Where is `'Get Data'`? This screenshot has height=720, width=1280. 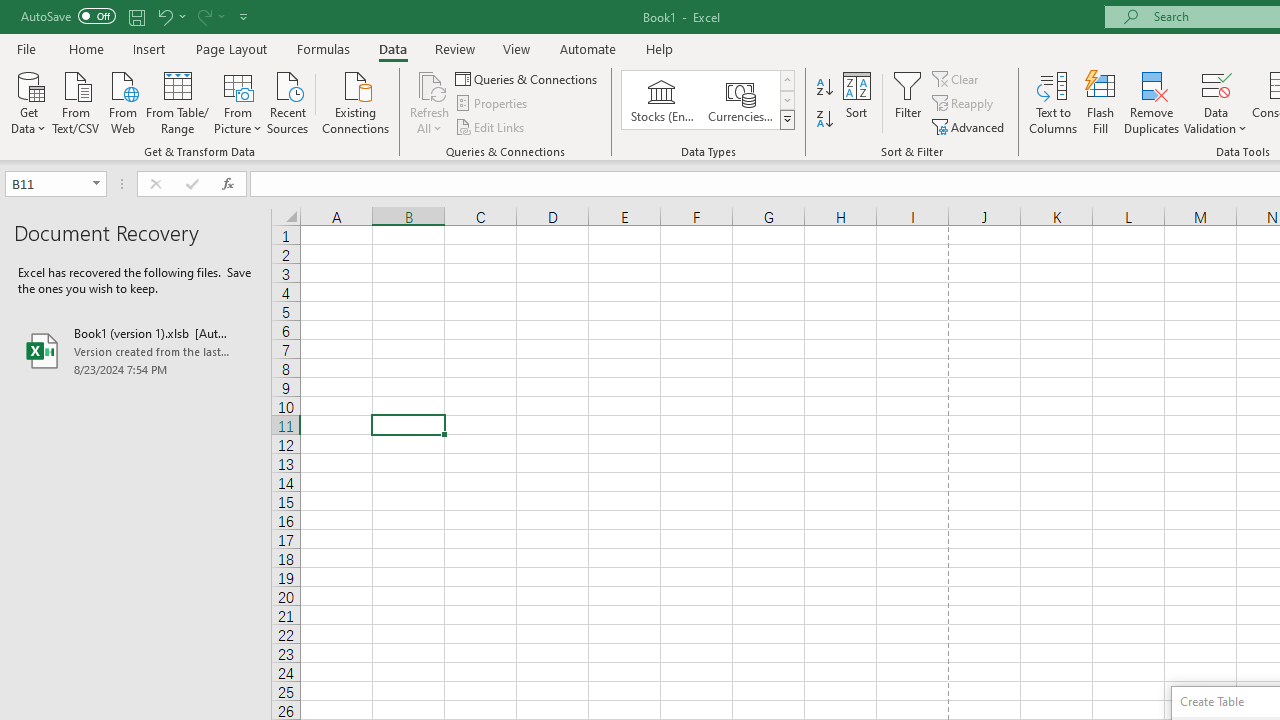 'Get Data' is located at coordinates (28, 101).